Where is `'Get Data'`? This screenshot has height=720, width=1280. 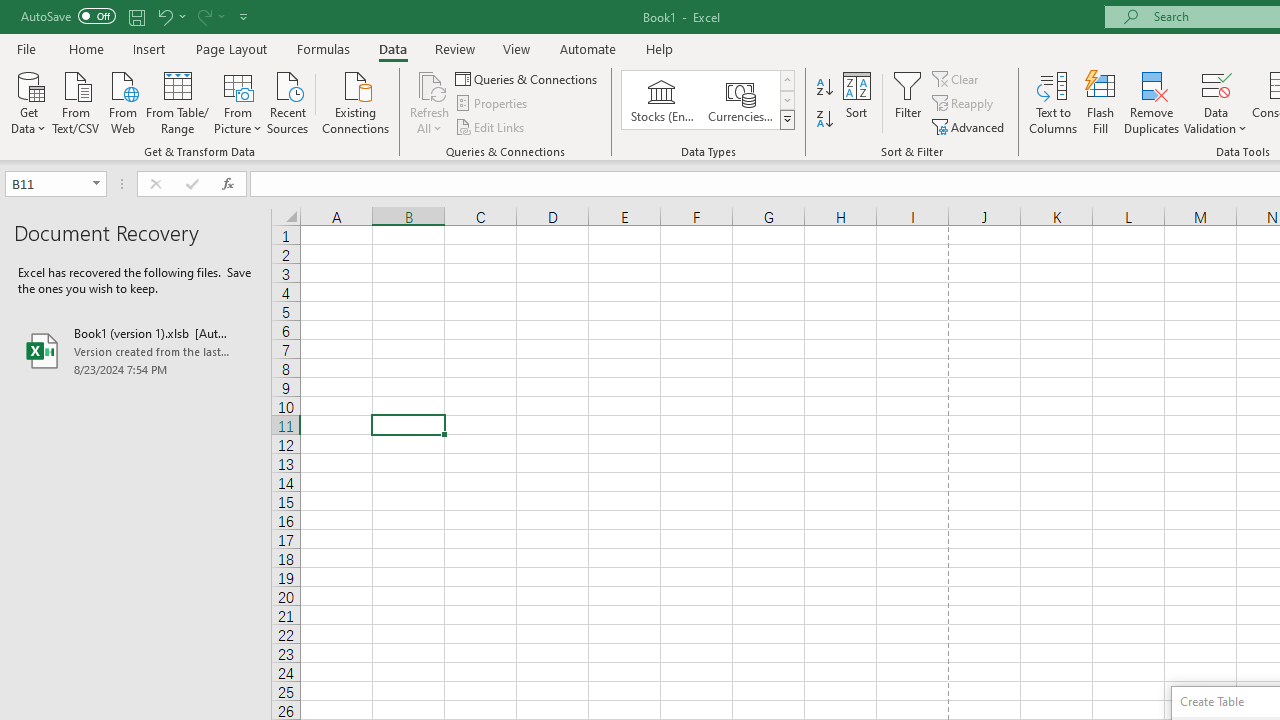 'Get Data' is located at coordinates (28, 101).